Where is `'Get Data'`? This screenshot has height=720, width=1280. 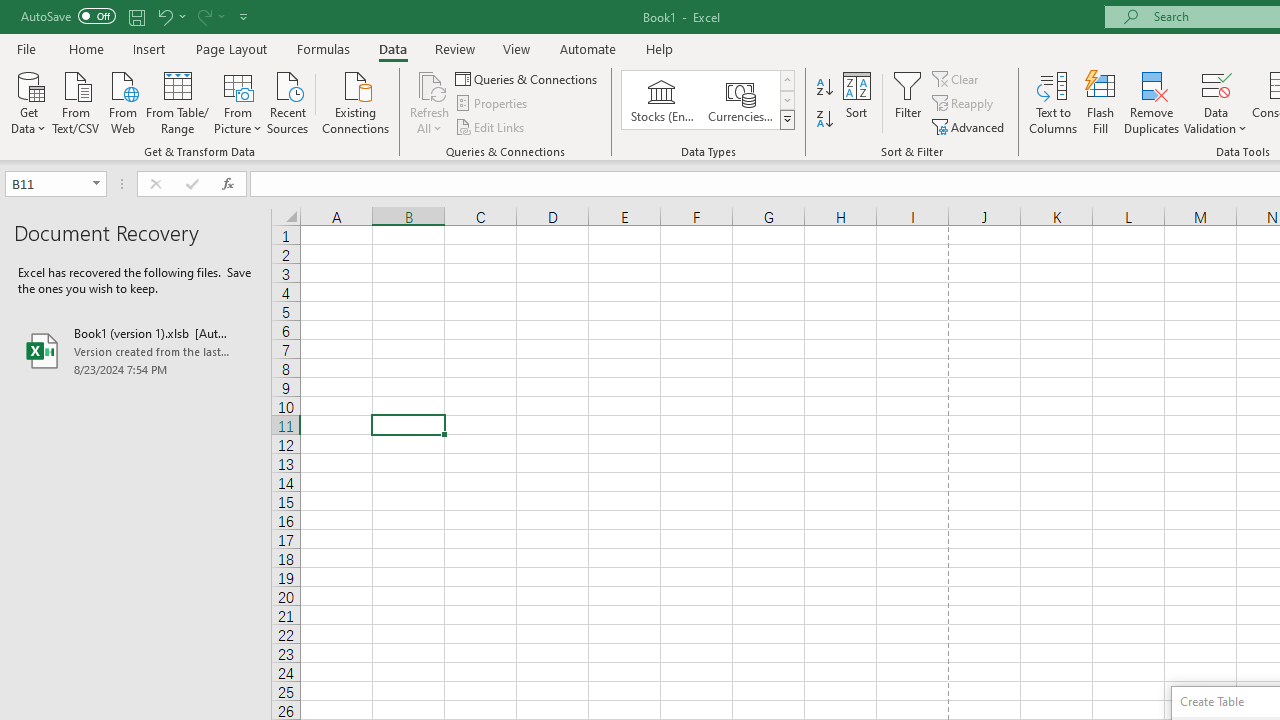 'Get Data' is located at coordinates (28, 101).